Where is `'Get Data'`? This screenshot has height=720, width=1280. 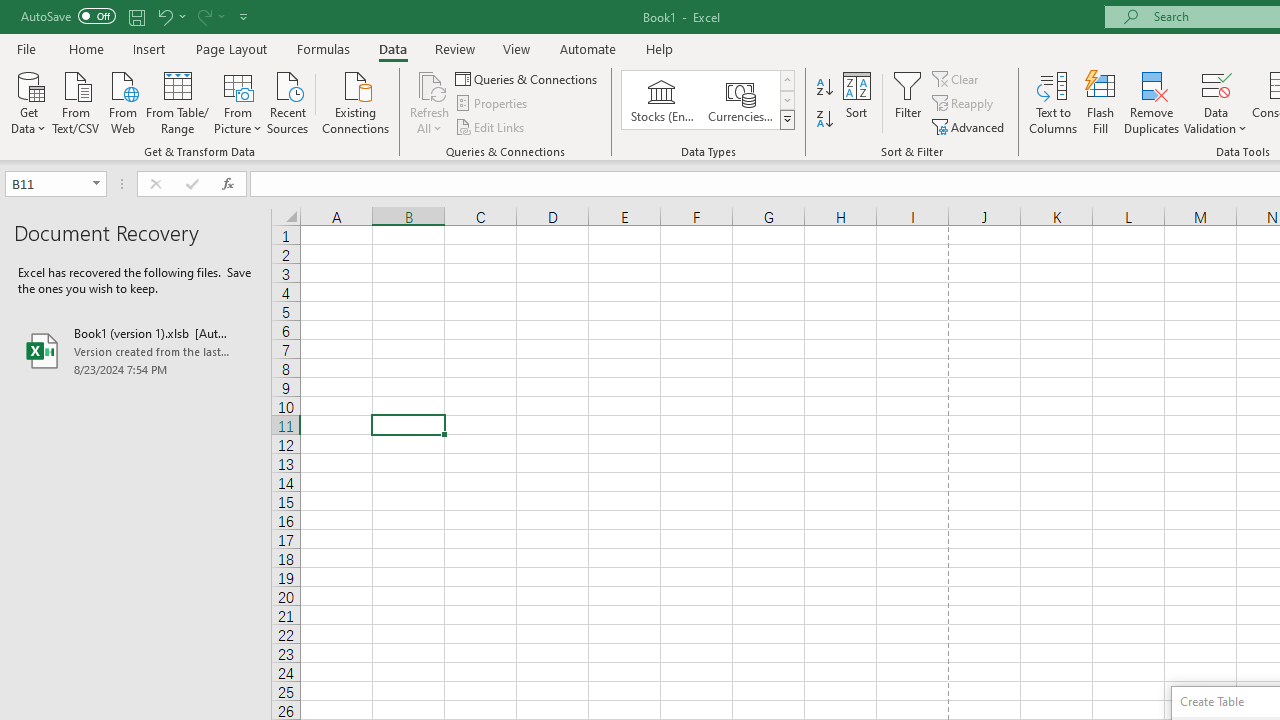 'Get Data' is located at coordinates (28, 101).